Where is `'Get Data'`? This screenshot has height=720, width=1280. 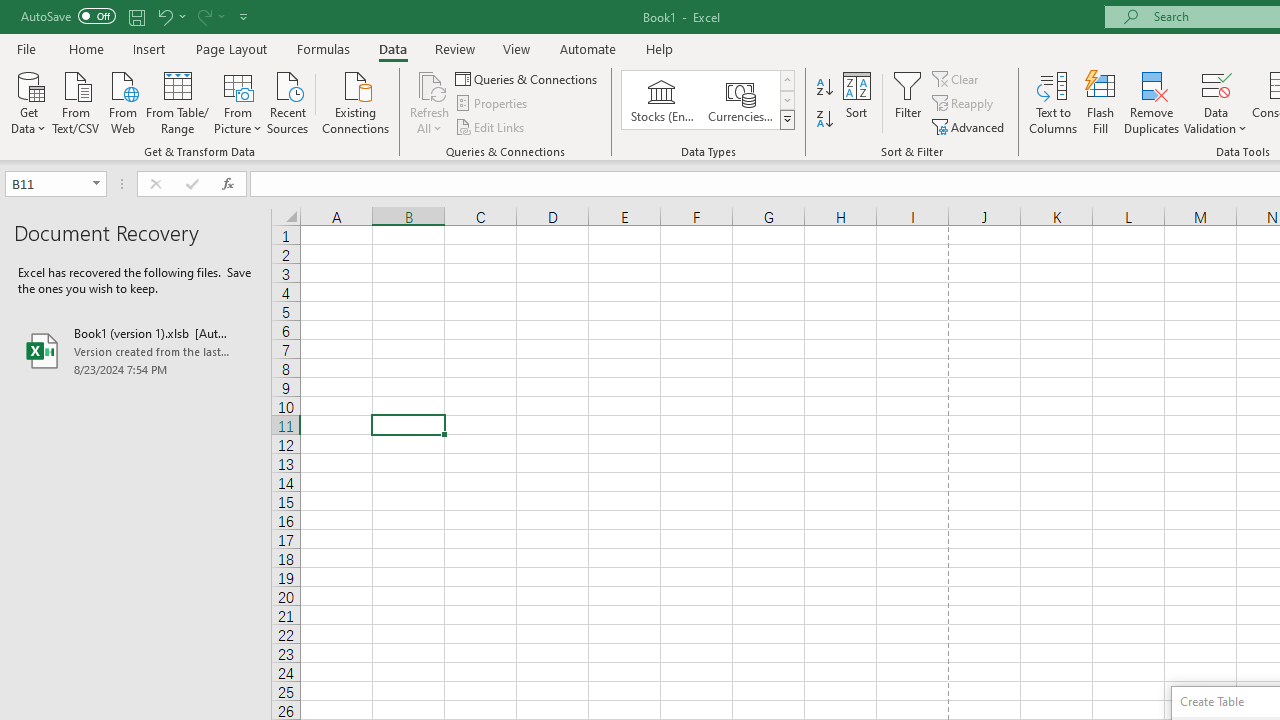 'Get Data' is located at coordinates (28, 101).